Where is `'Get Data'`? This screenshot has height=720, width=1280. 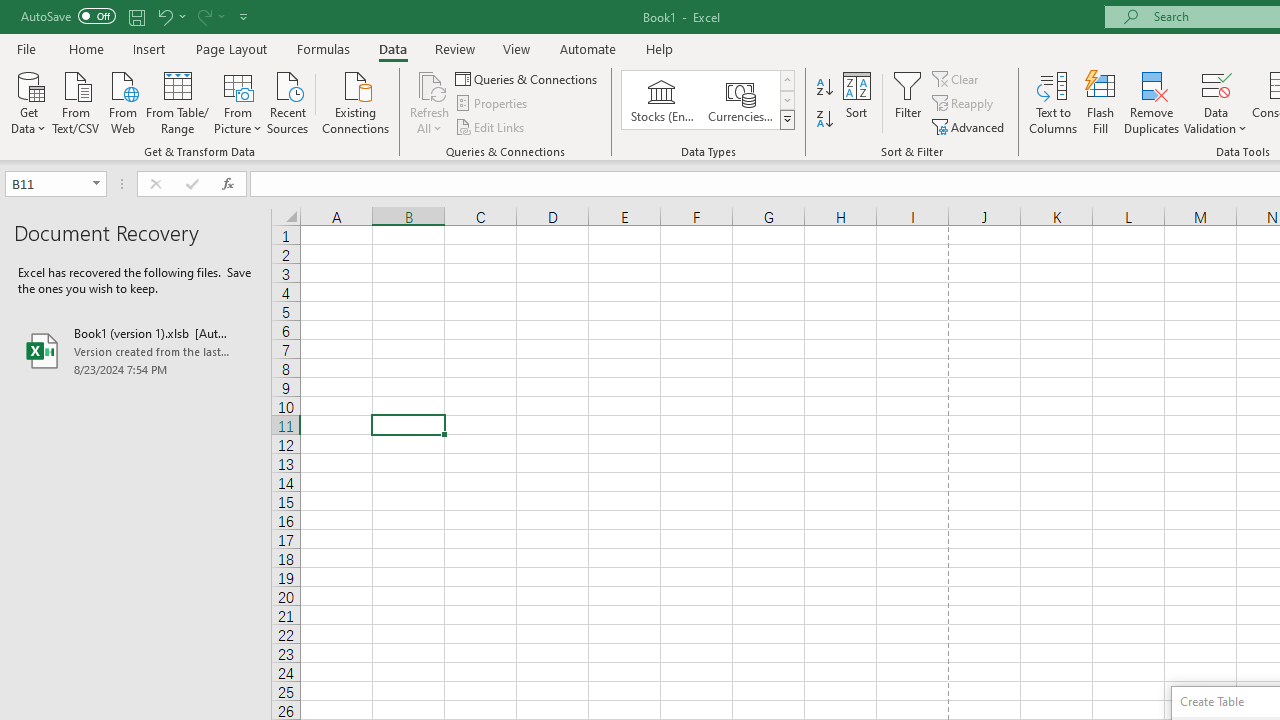 'Get Data' is located at coordinates (28, 101).